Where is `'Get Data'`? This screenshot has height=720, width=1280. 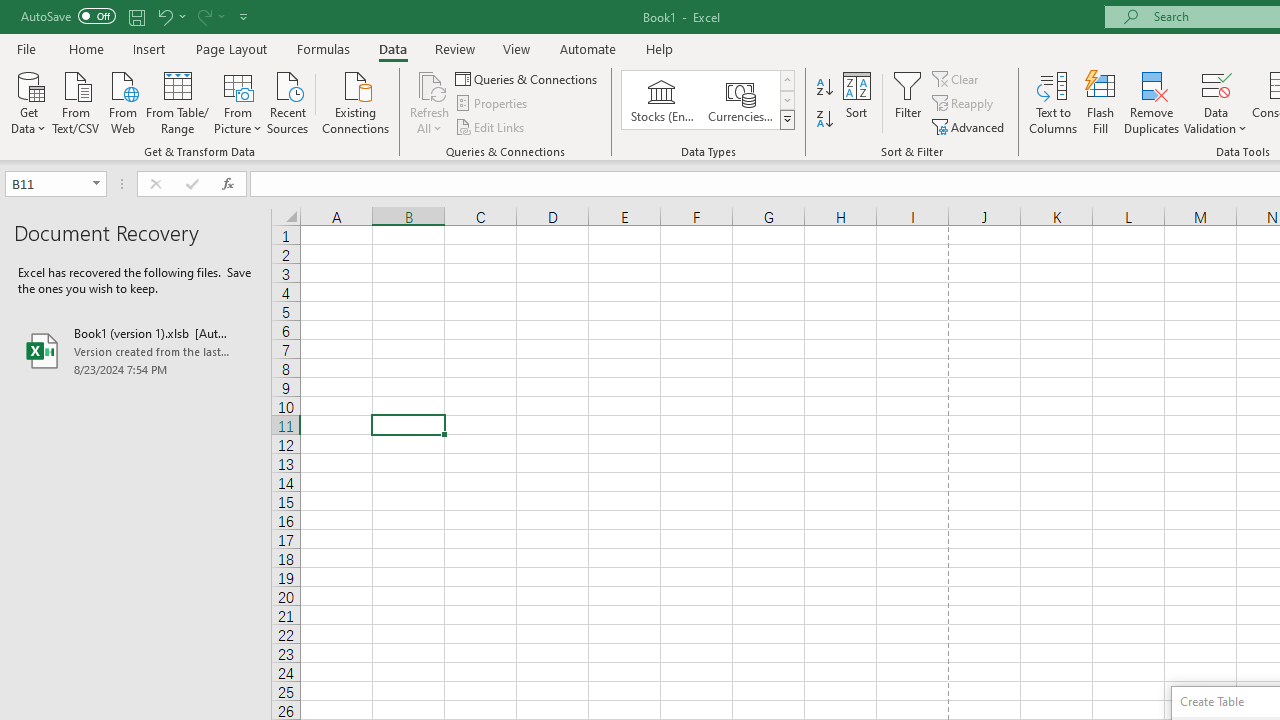 'Get Data' is located at coordinates (28, 101).